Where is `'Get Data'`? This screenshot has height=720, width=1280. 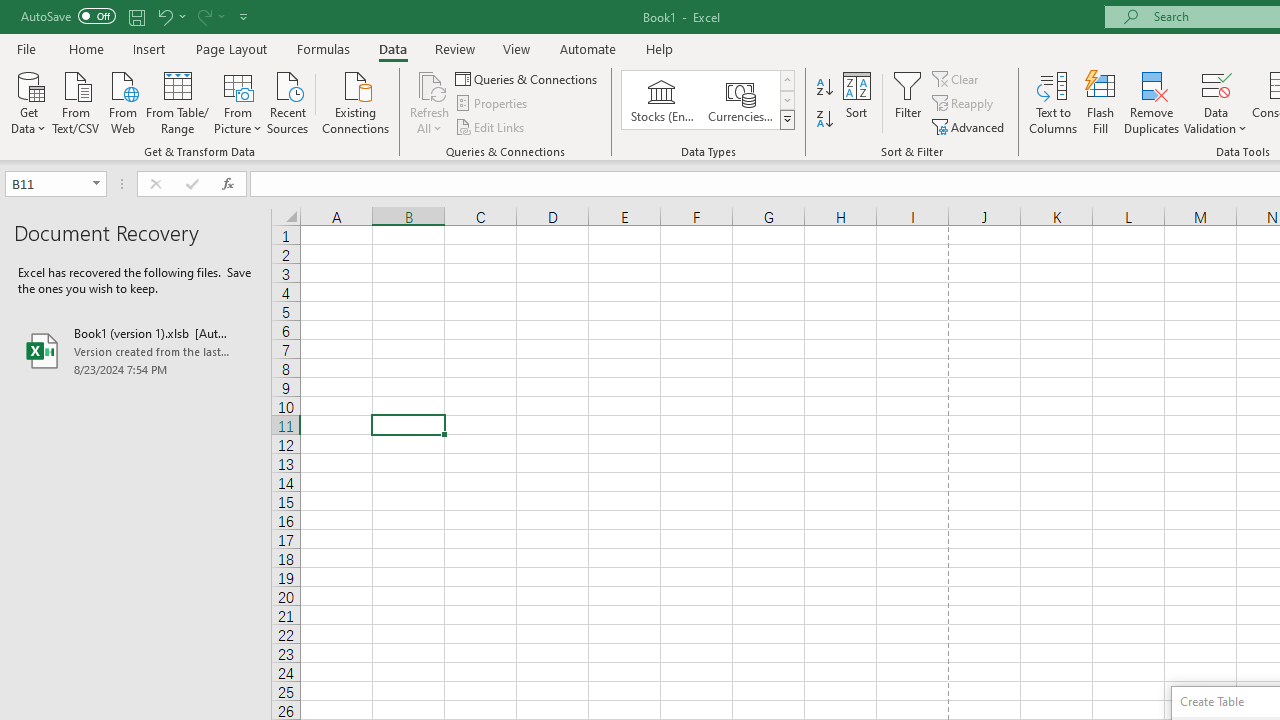 'Get Data' is located at coordinates (28, 101).